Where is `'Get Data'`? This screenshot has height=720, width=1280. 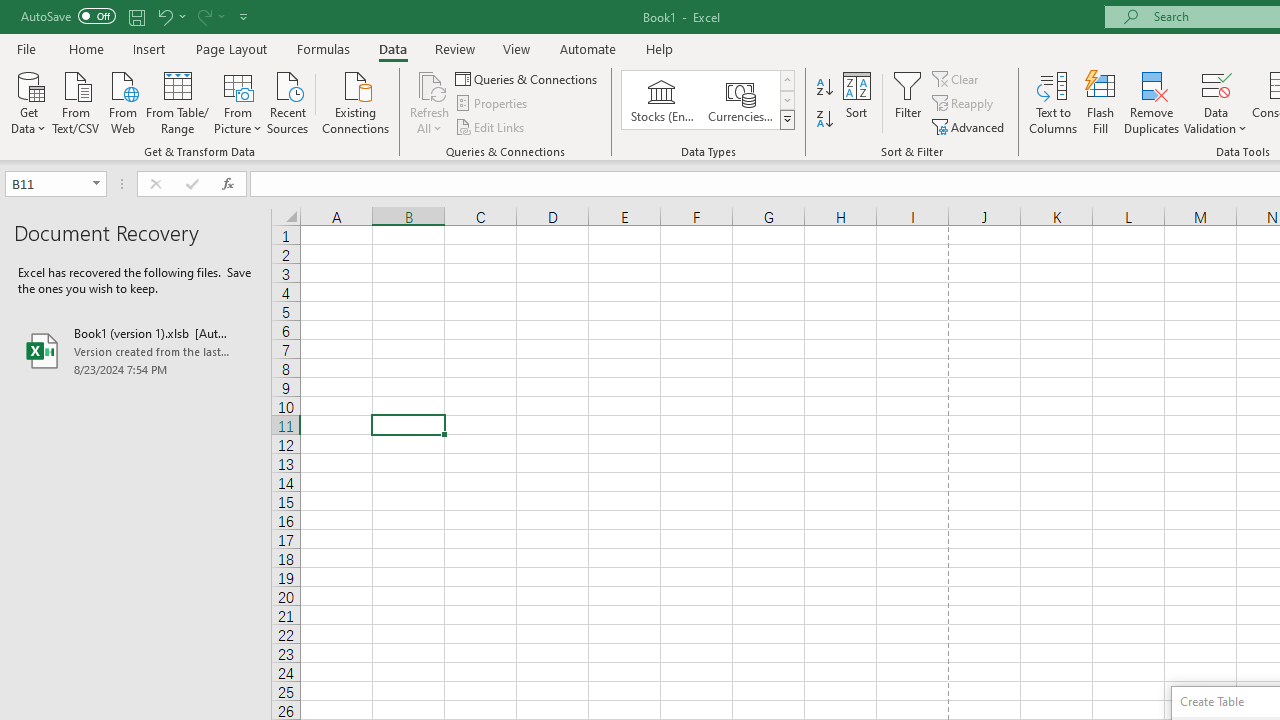 'Get Data' is located at coordinates (28, 101).